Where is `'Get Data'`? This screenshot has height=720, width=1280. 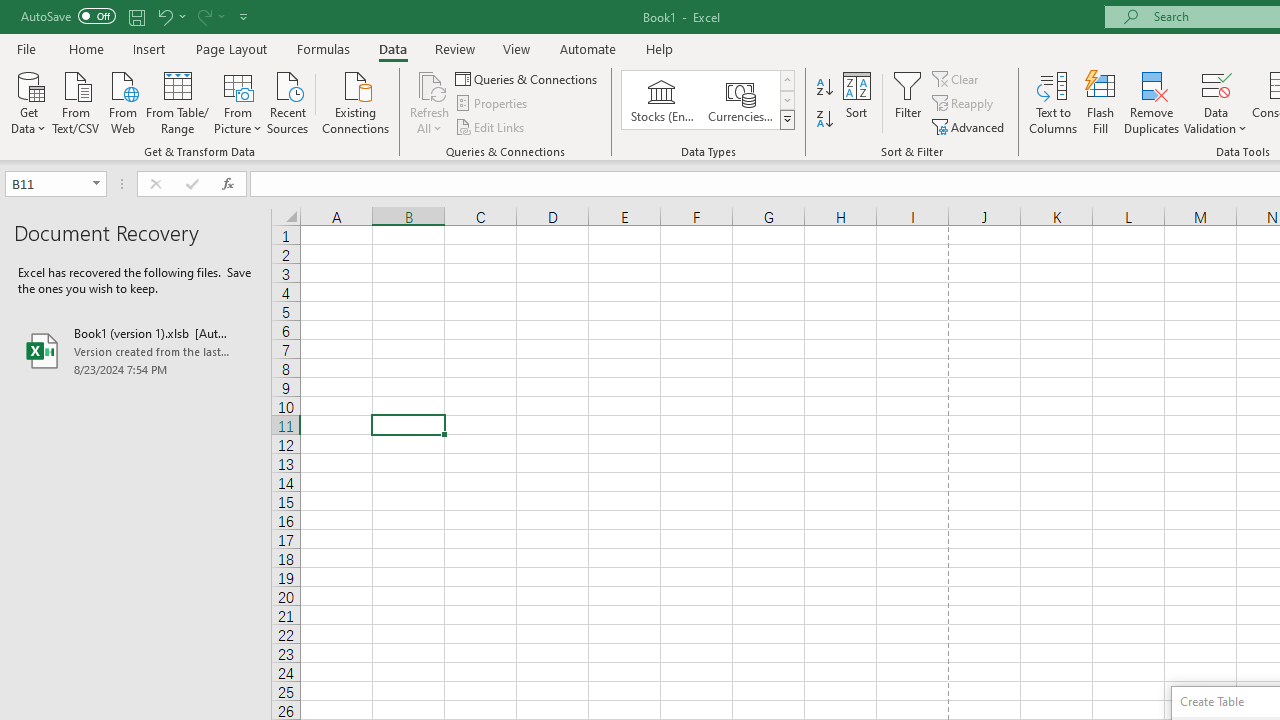 'Get Data' is located at coordinates (28, 101).